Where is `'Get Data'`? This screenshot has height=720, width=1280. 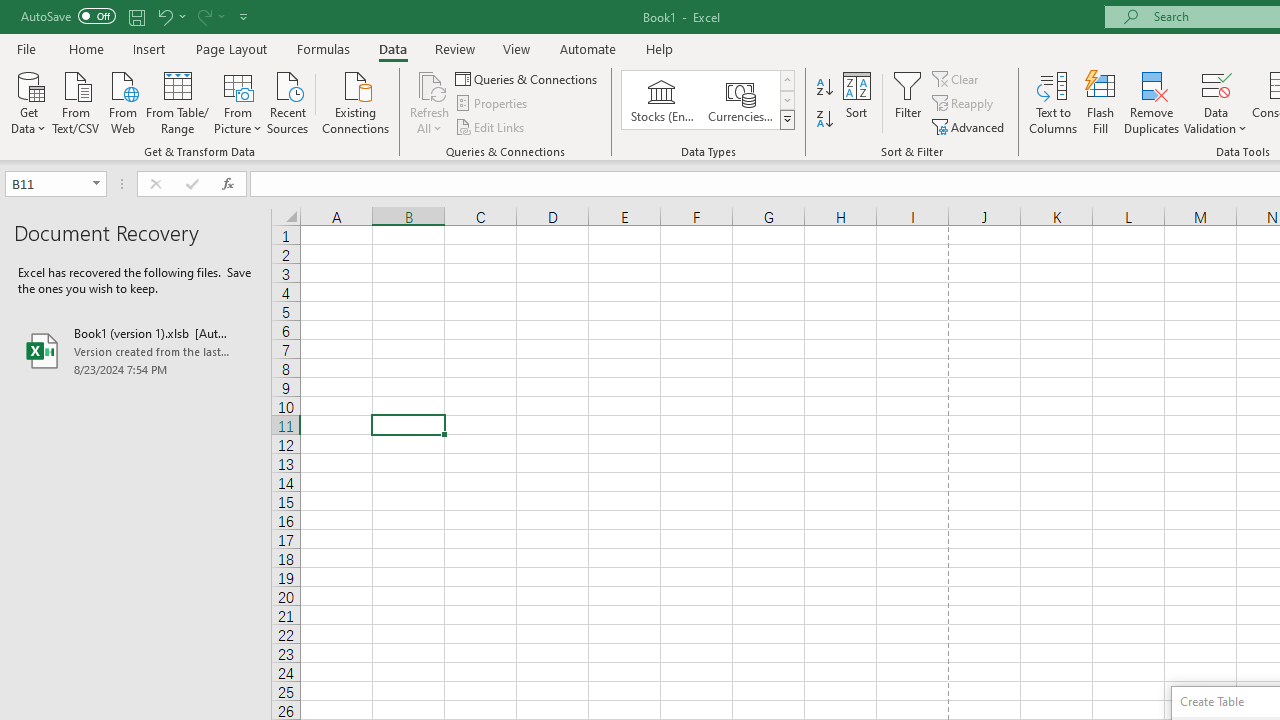 'Get Data' is located at coordinates (28, 101).